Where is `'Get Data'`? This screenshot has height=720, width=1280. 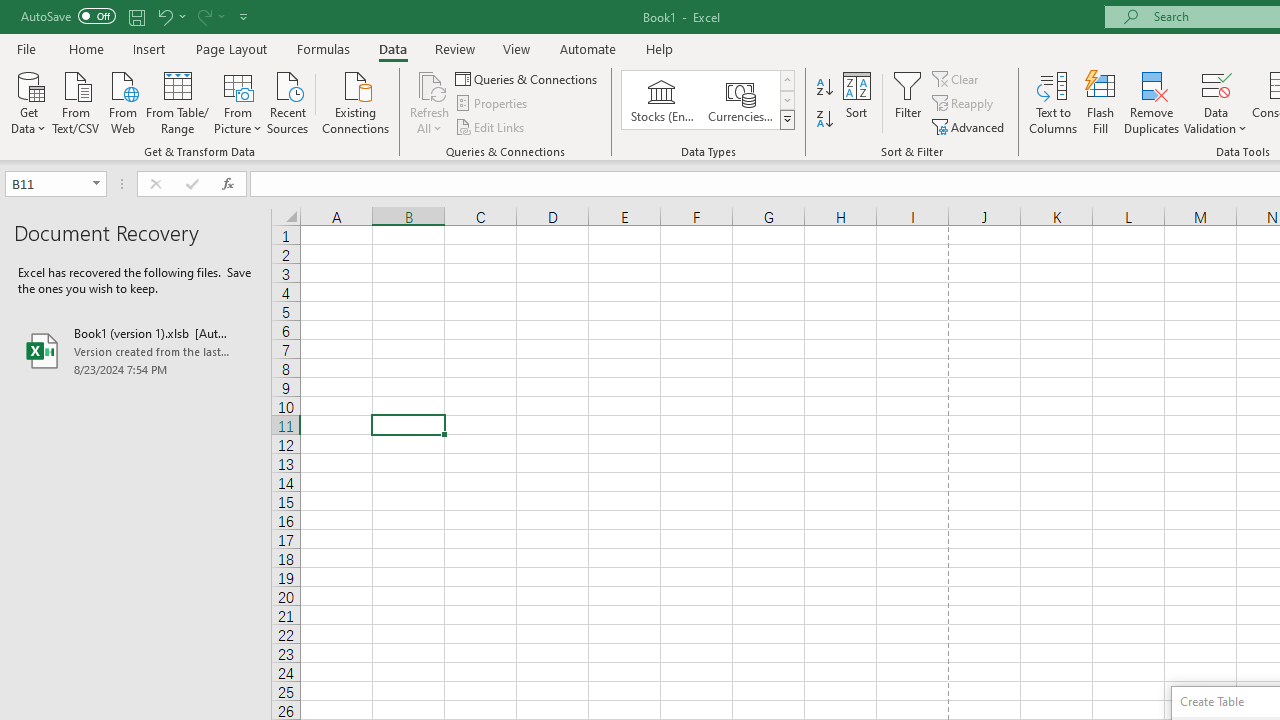 'Get Data' is located at coordinates (28, 101).